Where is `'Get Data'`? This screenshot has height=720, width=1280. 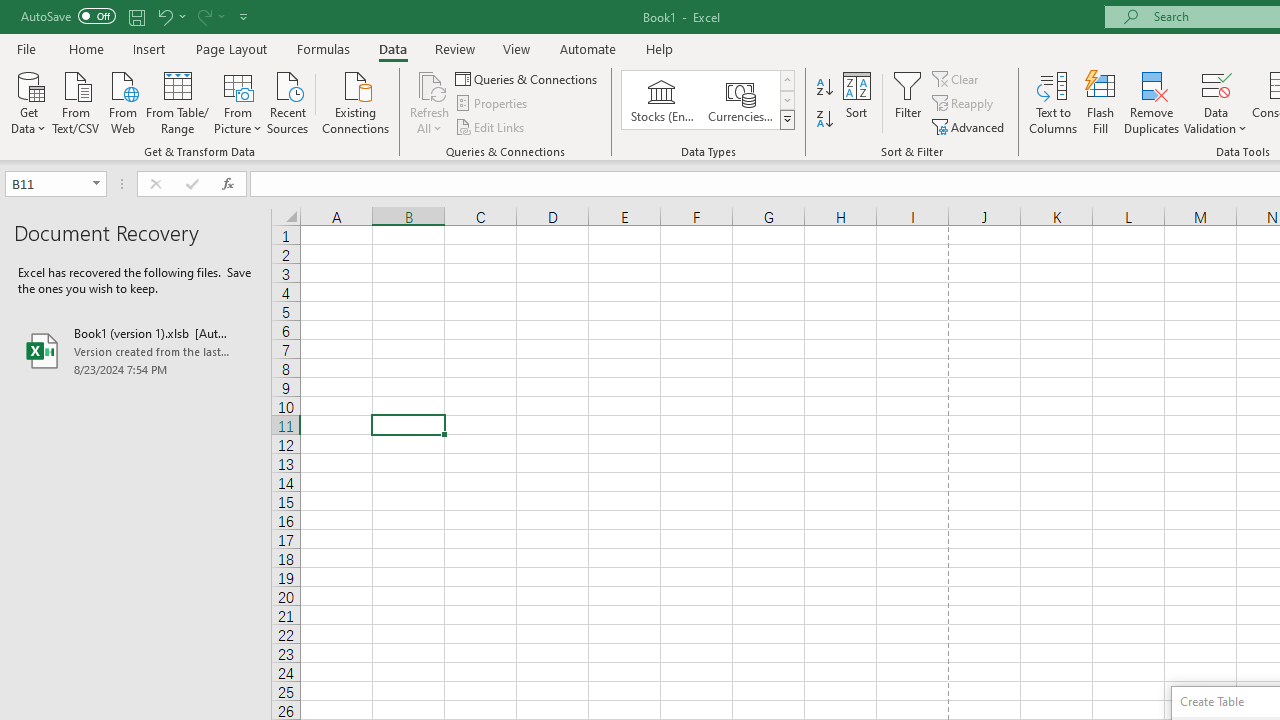 'Get Data' is located at coordinates (28, 101).